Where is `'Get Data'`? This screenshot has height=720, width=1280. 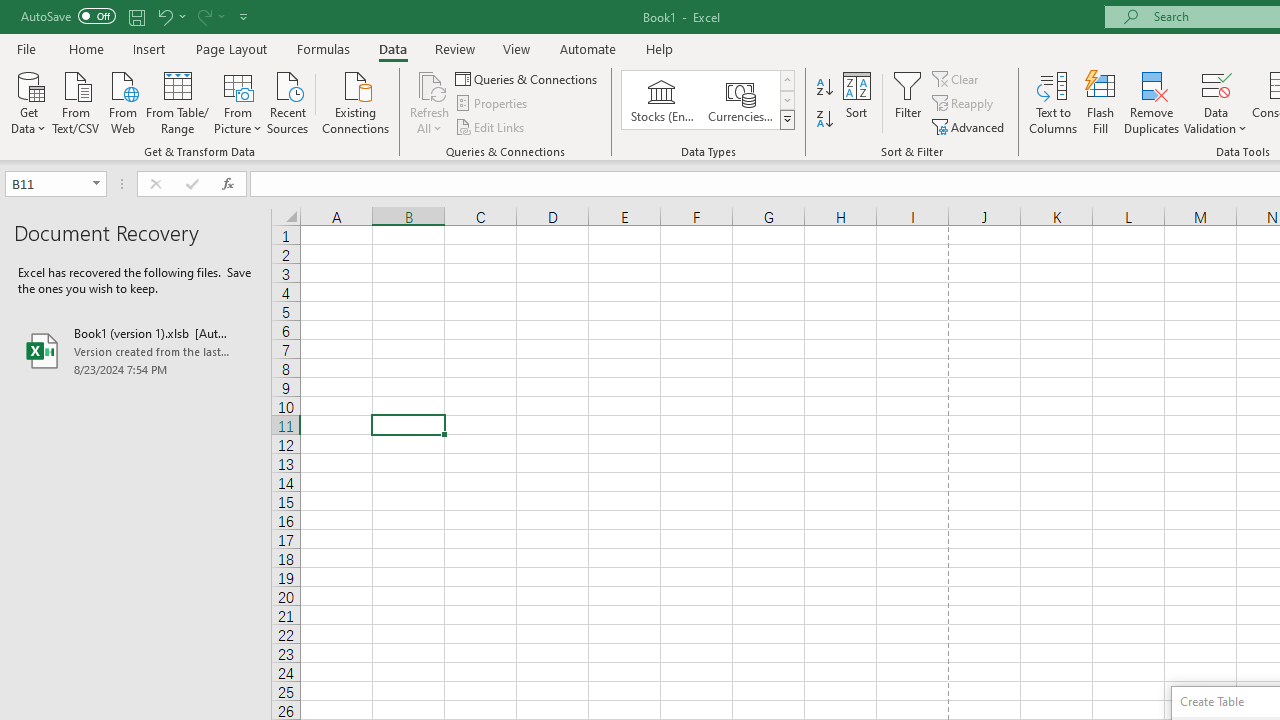 'Get Data' is located at coordinates (28, 101).